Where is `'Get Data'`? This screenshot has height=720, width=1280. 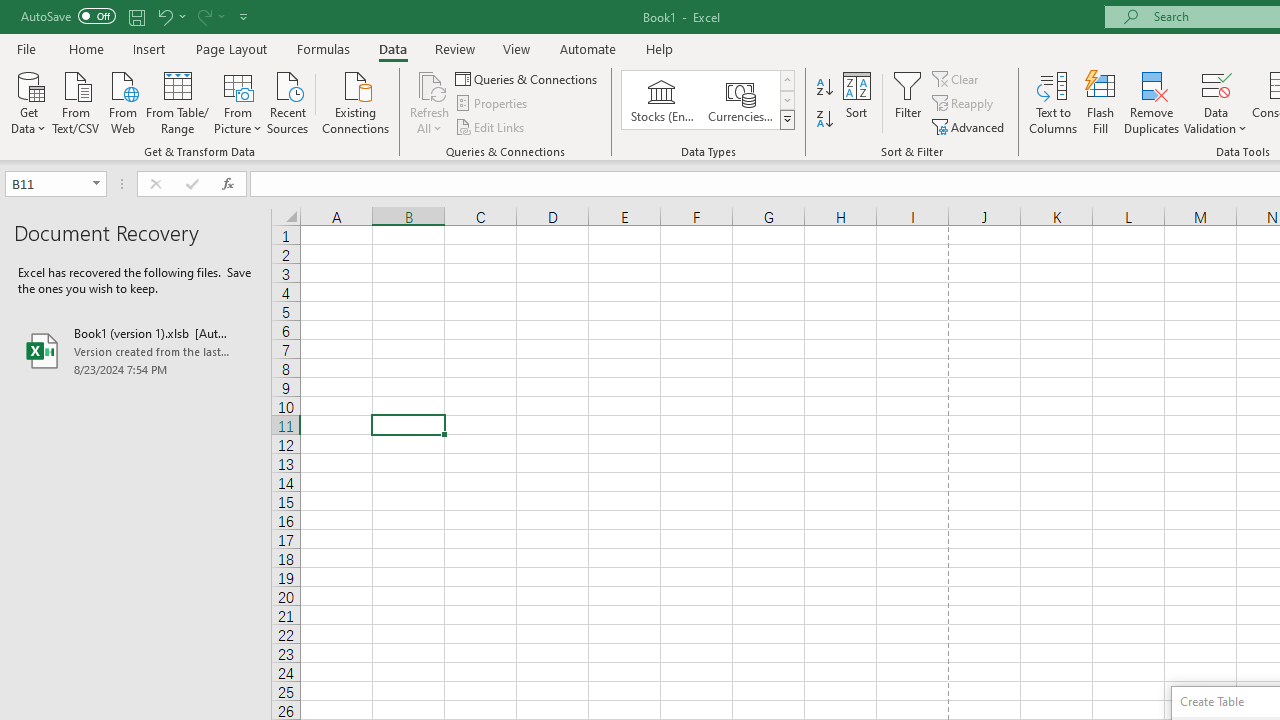 'Get Data' is located at coordinates (28, 101).